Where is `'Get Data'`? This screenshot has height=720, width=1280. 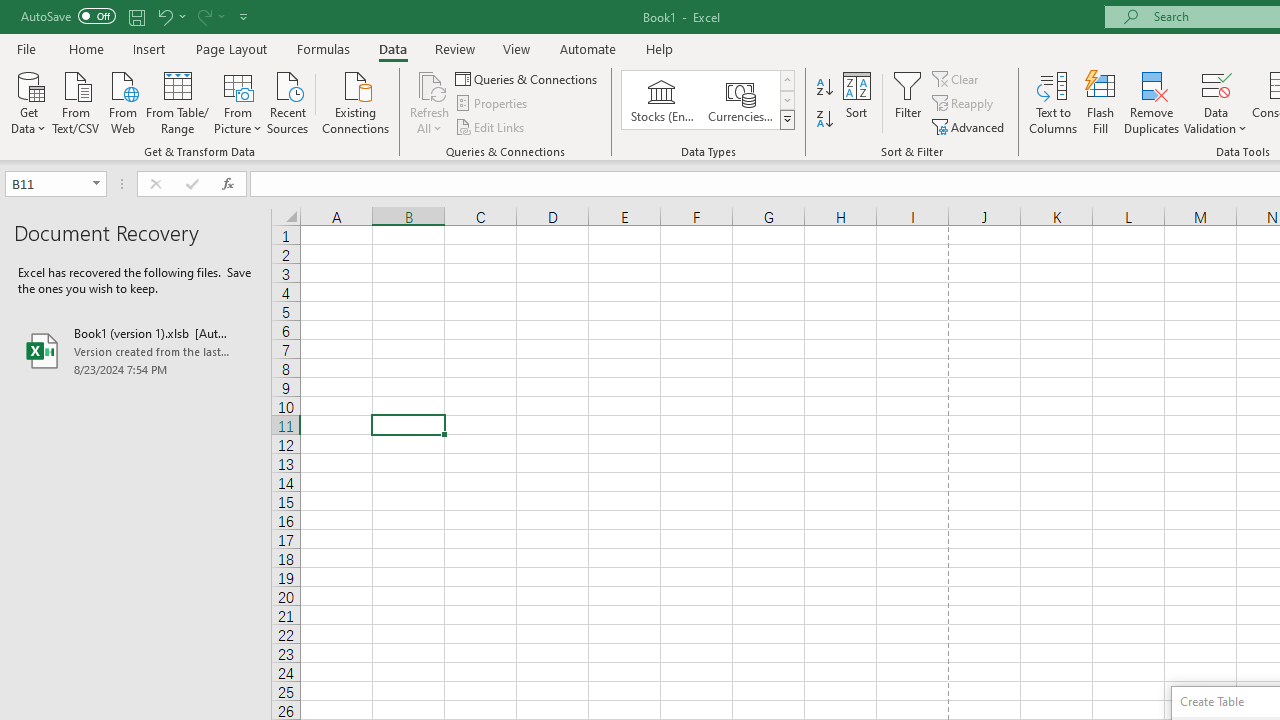 'Get Data' is located at coordinates (28, 101).